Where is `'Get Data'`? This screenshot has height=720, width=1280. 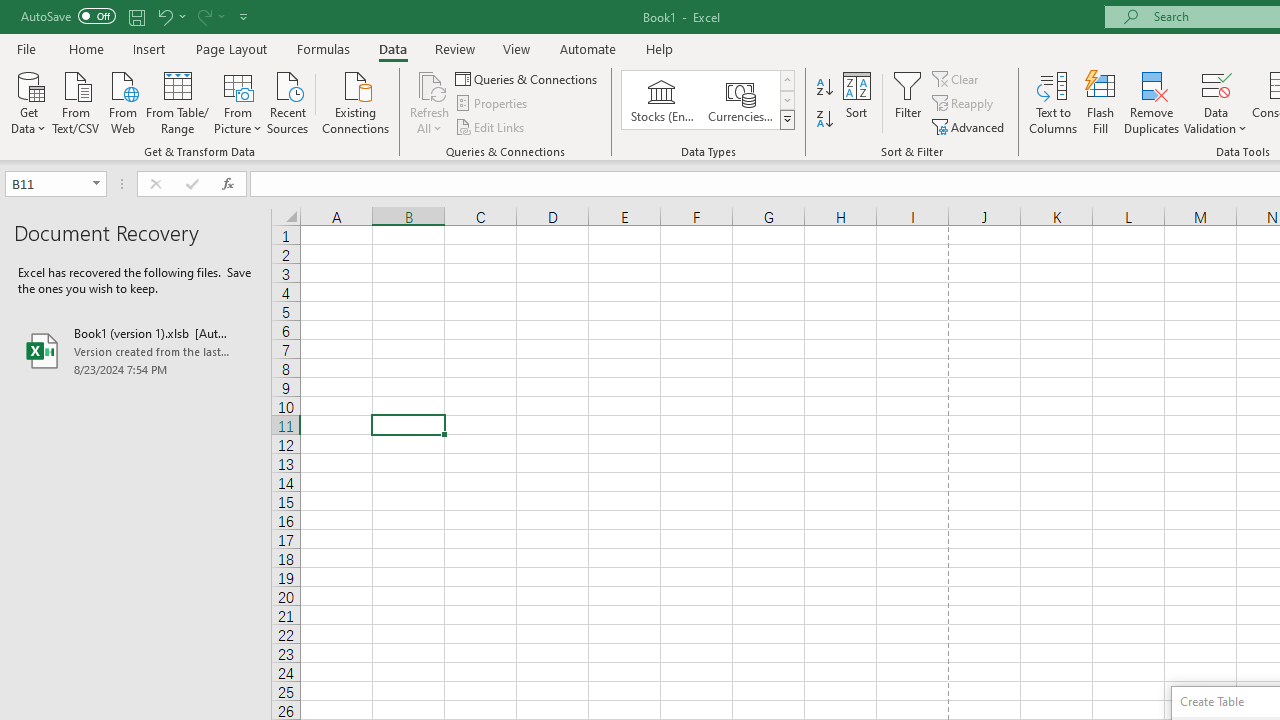 'Get Data' is located at coordinates (28, 101).